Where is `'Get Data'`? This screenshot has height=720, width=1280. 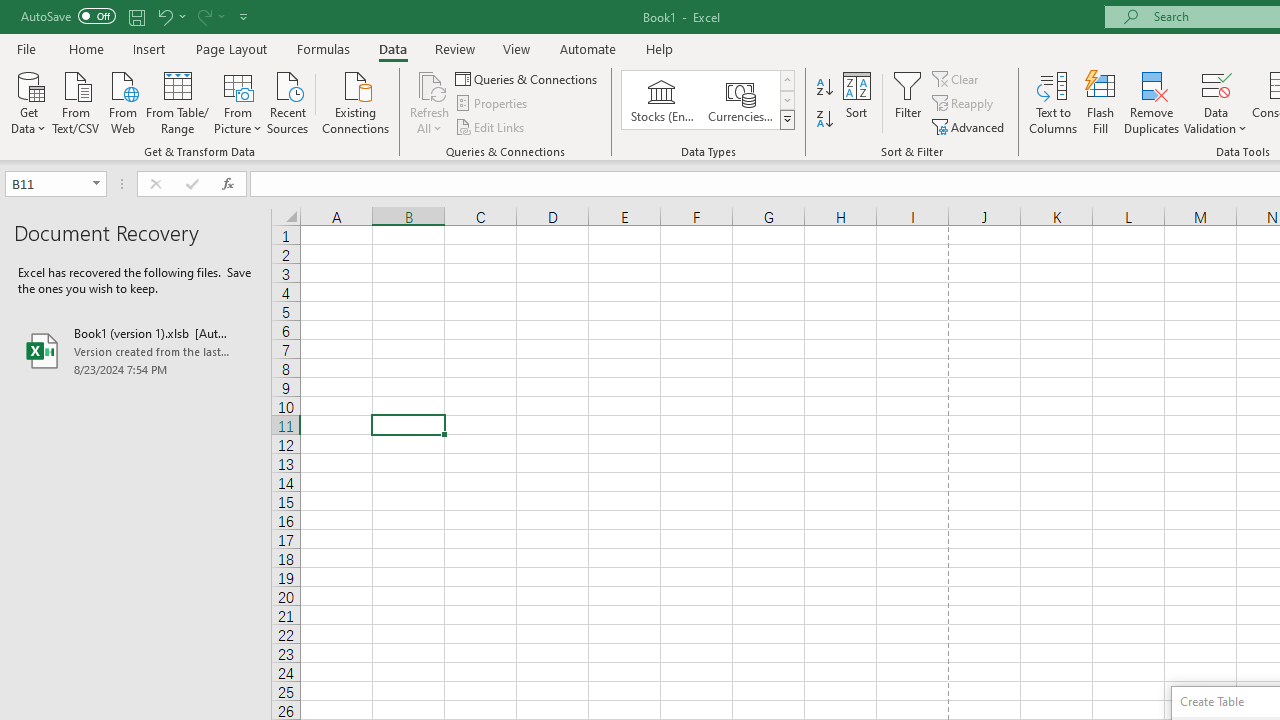 'Get Data' is located at coordinates (28, 101).